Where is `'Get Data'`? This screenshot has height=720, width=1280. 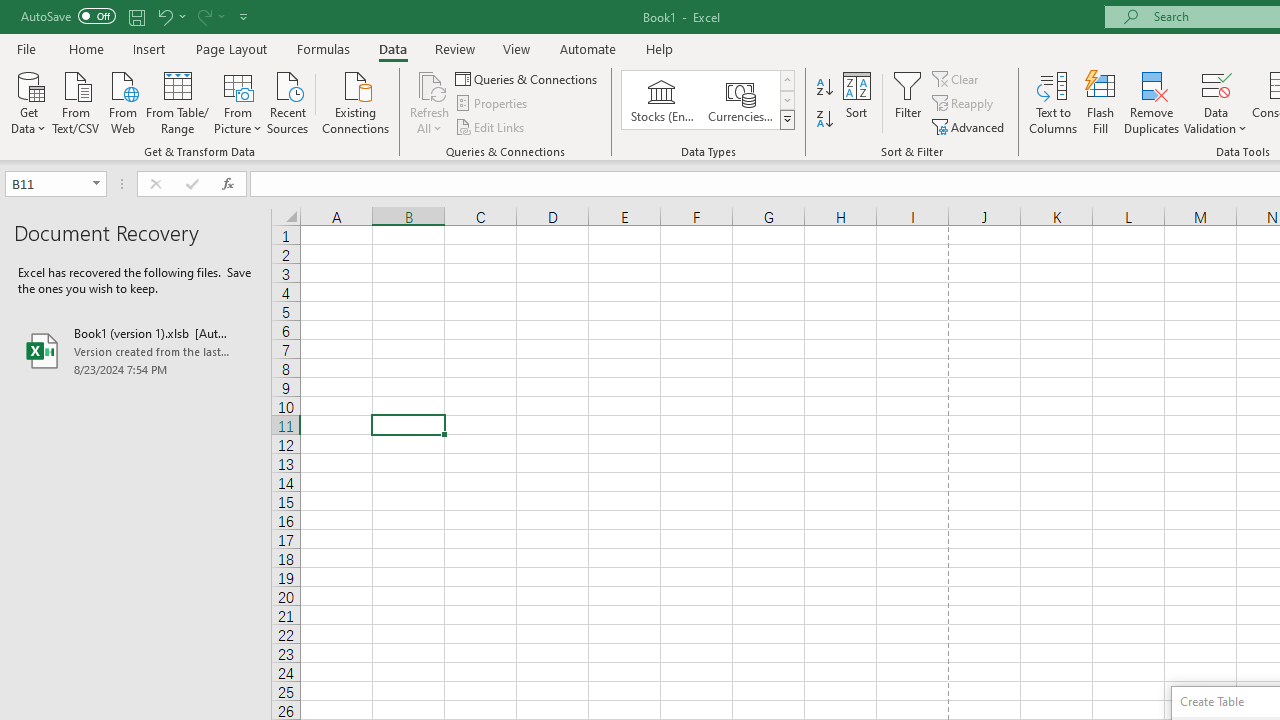 'Get Data' is located at coordinates (28, 101).